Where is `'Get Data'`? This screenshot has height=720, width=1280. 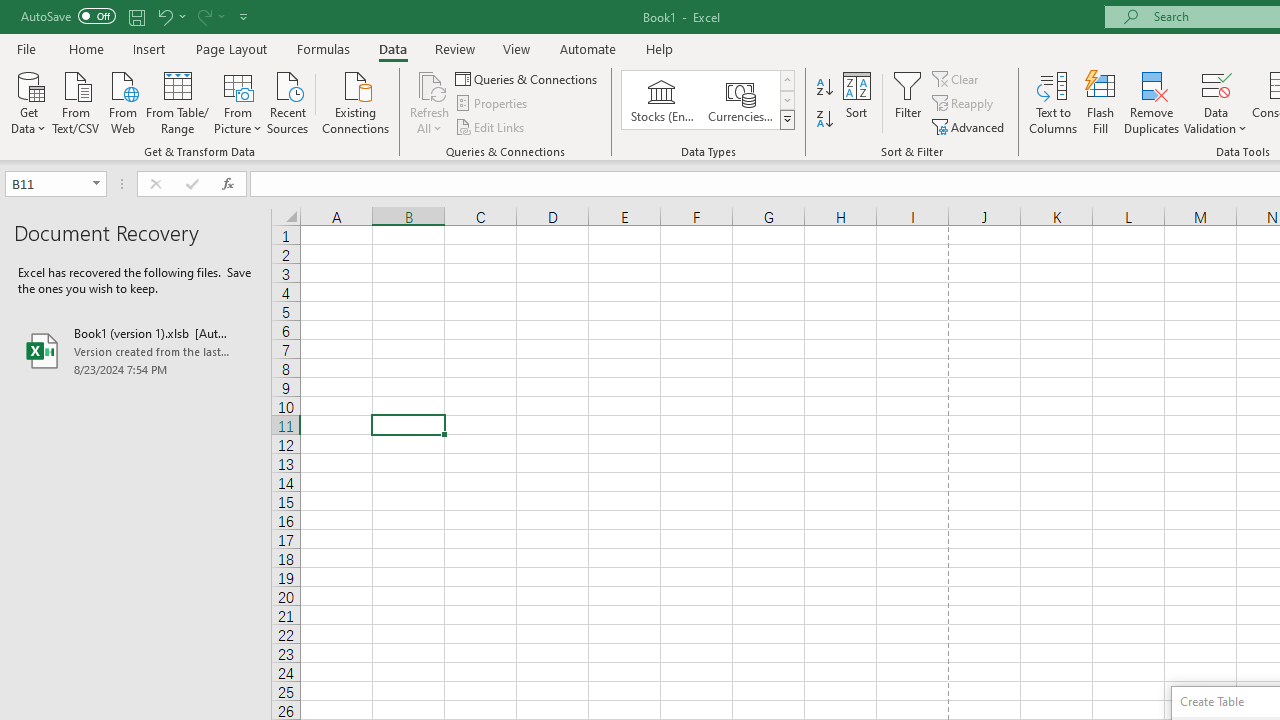 'Get Data' is located at coordinates (28, 101).